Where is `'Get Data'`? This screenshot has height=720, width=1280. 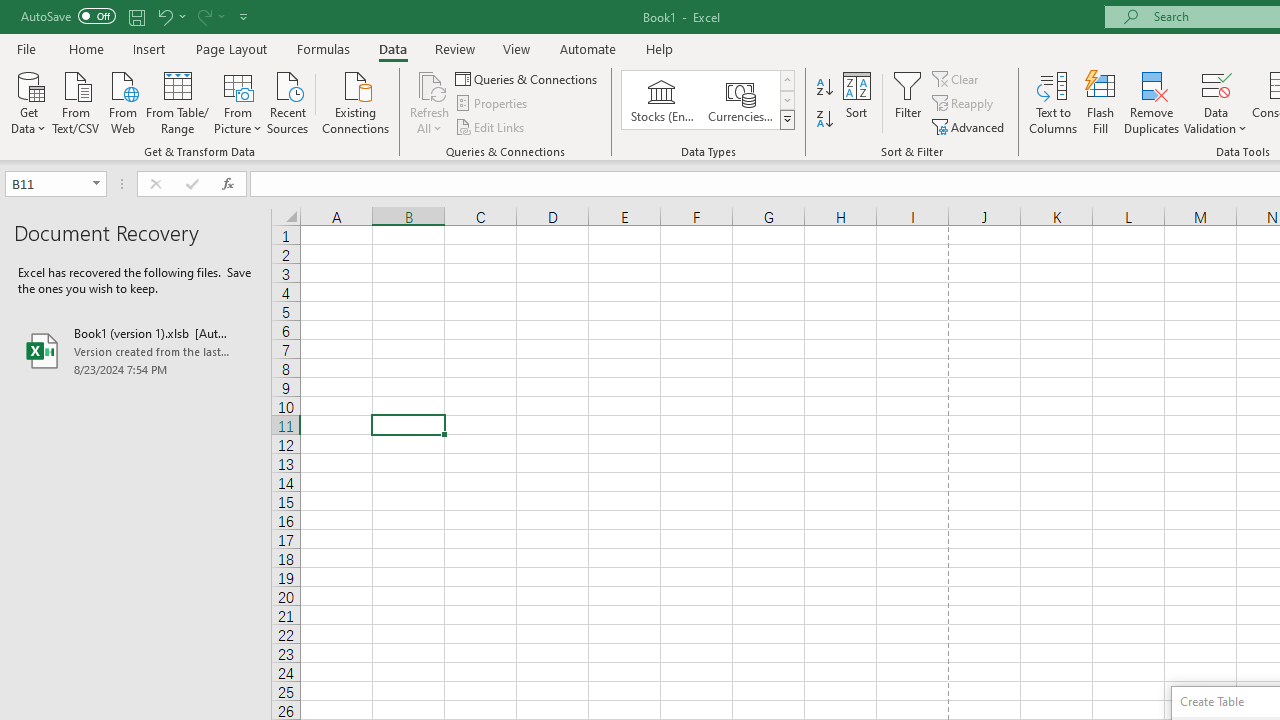 'Get Data' is located at coordinates (28, 101).